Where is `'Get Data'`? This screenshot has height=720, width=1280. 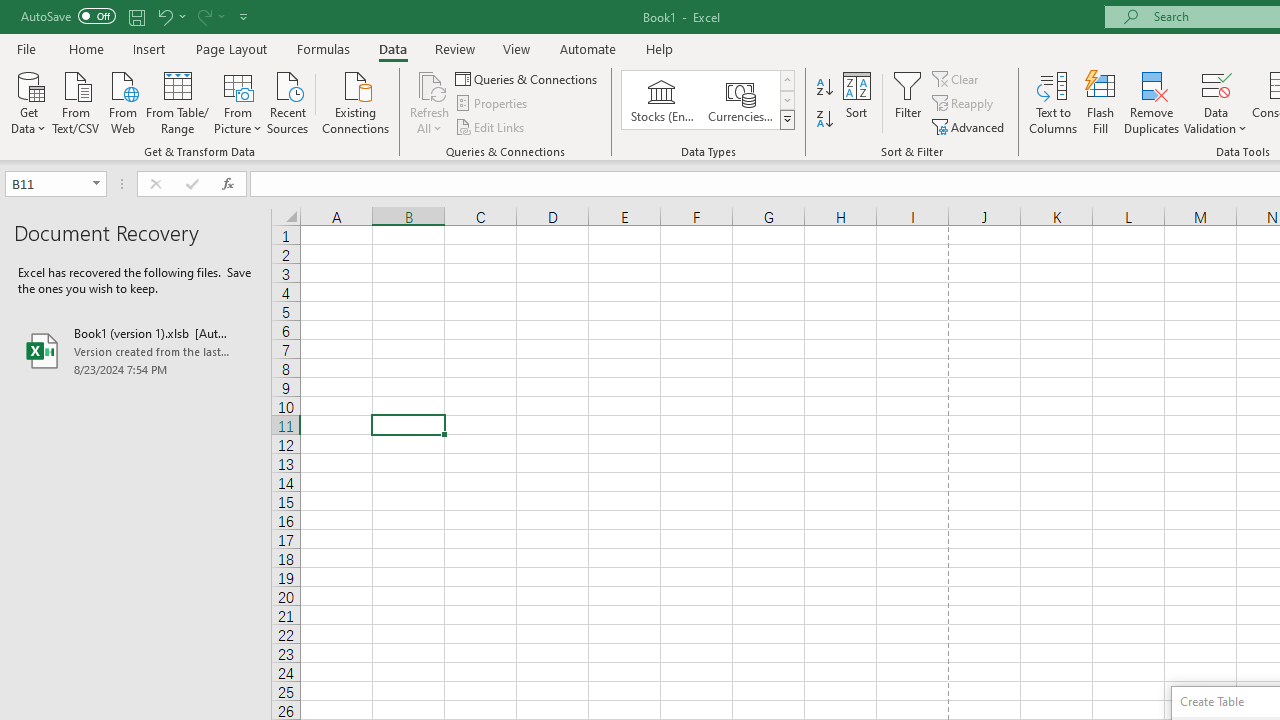 'Get Data' is located at coordinates (28, 101).